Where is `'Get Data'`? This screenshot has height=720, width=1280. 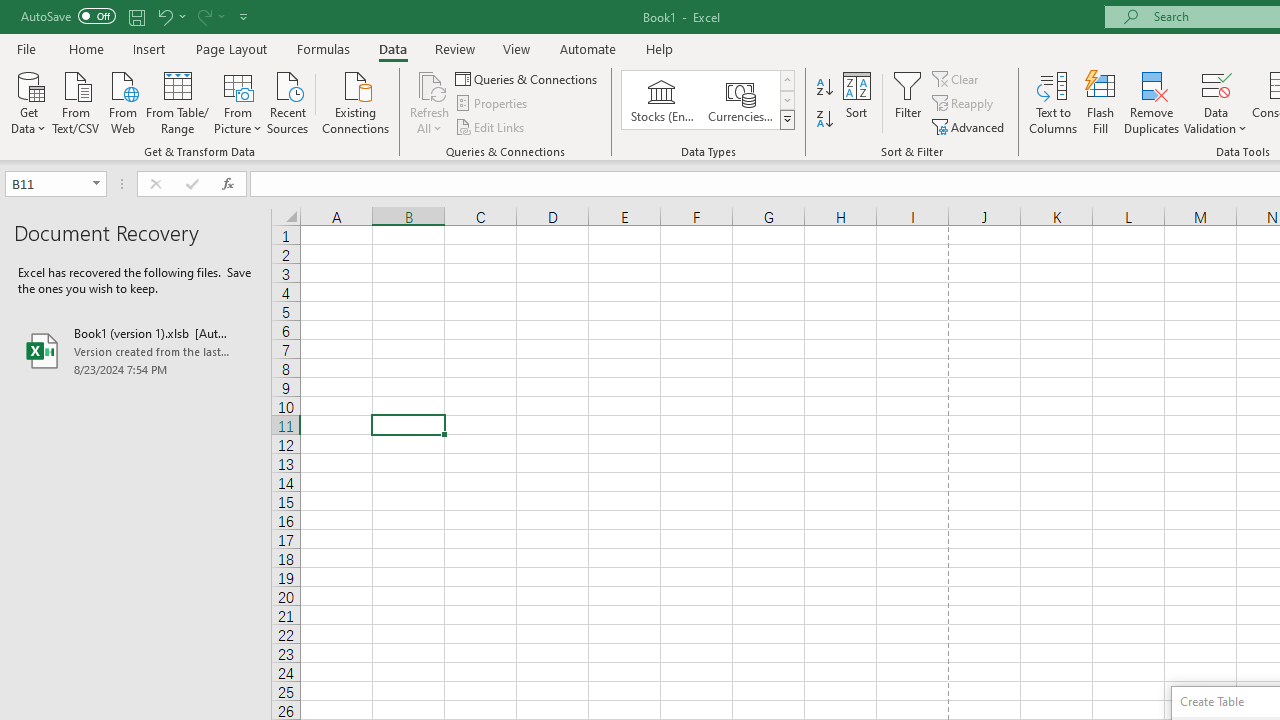 'Get Data' is located at coordinates (28, 101).